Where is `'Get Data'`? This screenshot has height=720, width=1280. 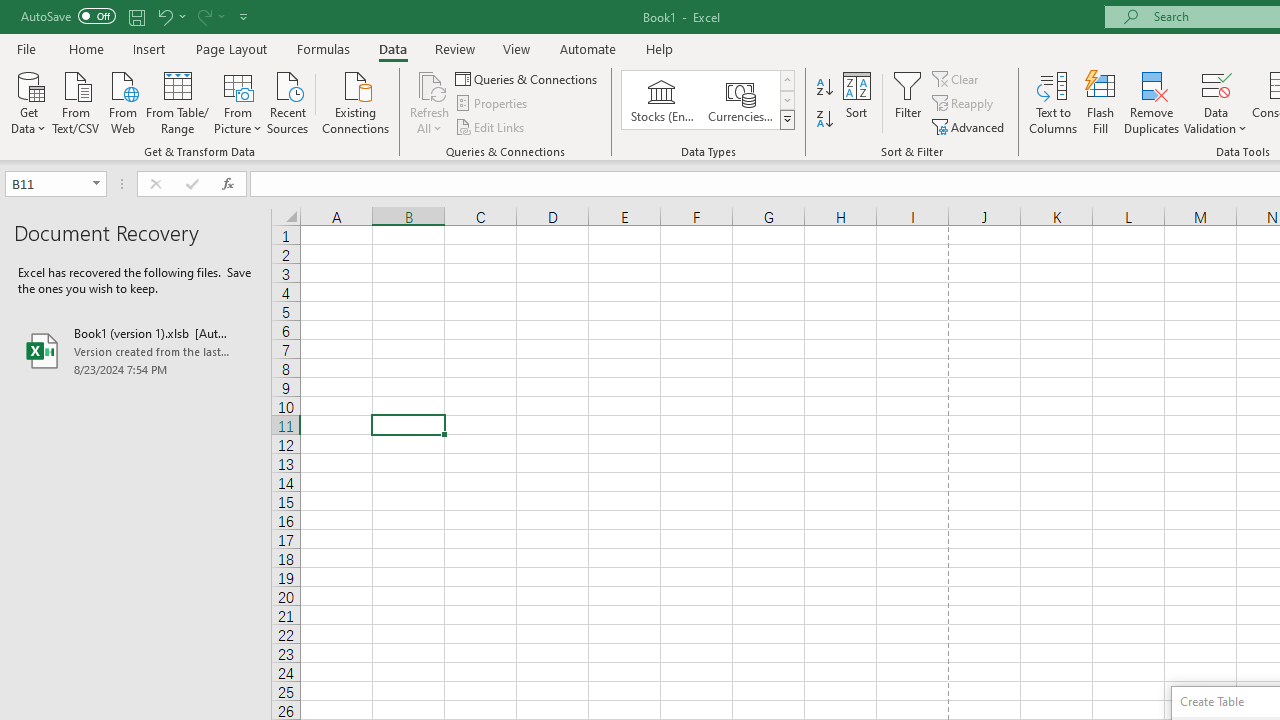 'Get Data' is located at coordinates (28, 101).